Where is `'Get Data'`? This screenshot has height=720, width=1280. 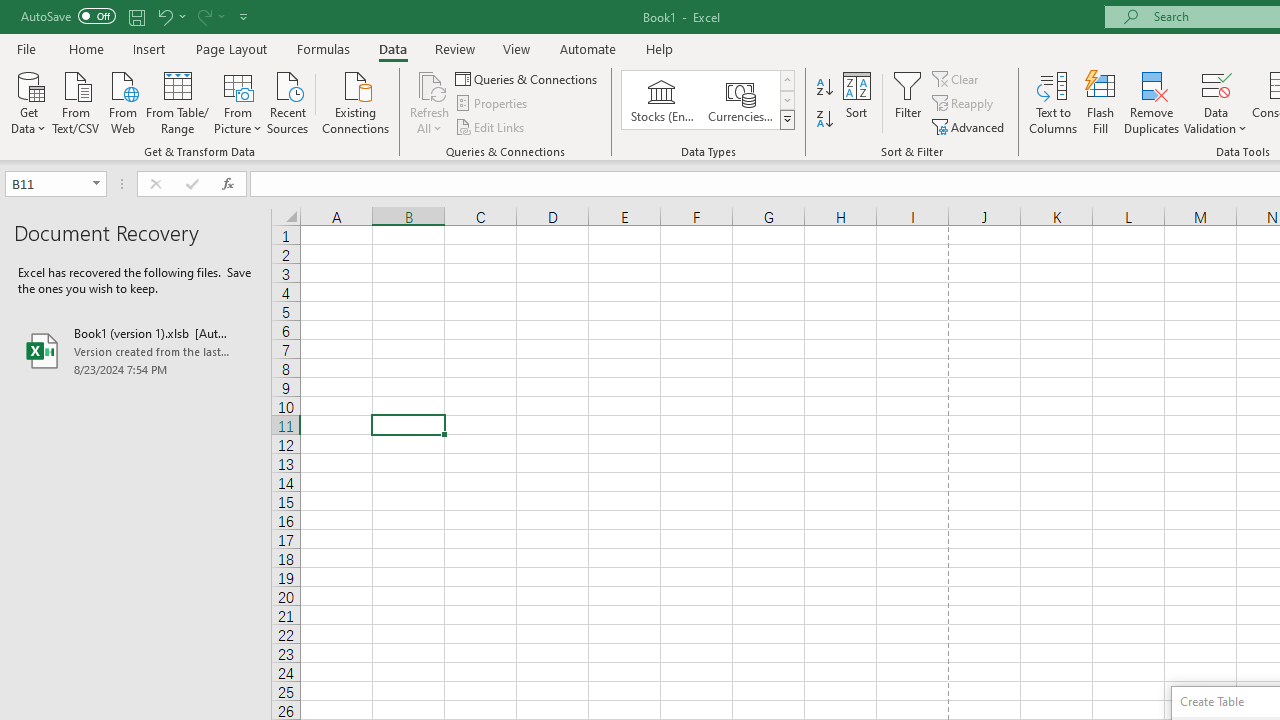 'Get Data' is located at coordinates (28, 101).